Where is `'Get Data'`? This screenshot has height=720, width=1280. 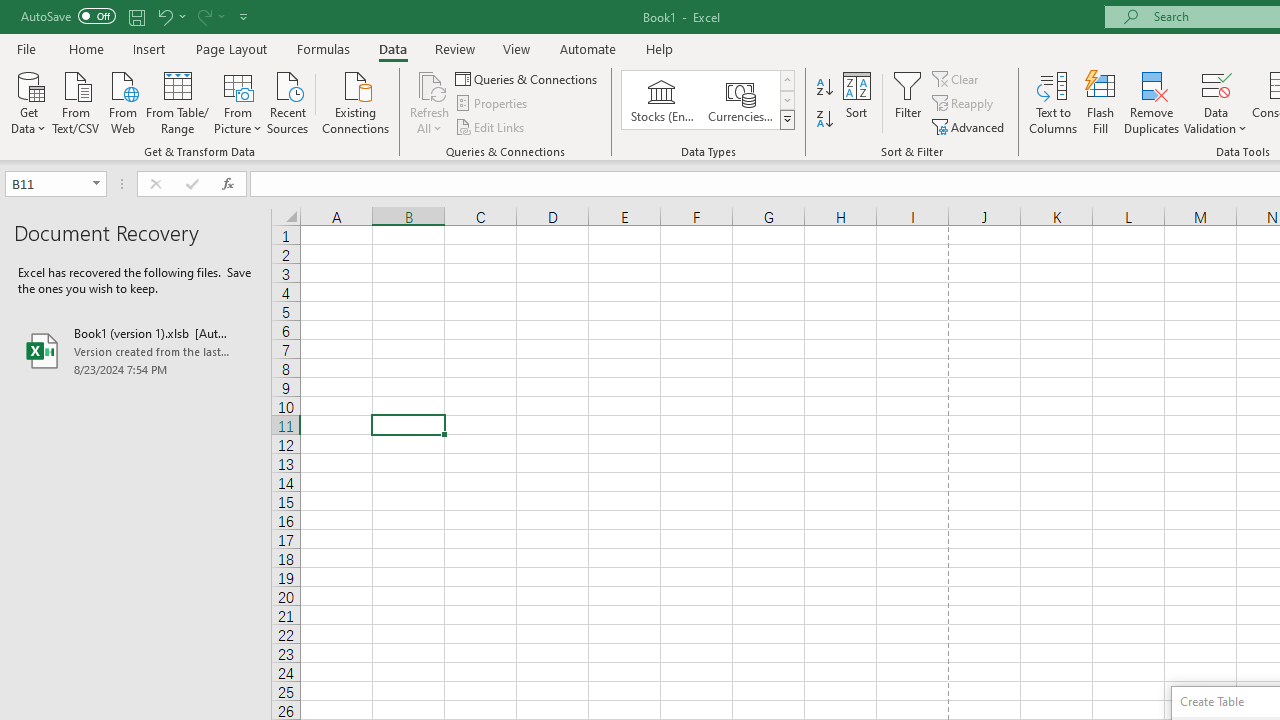 'Get Data' is located at coordinates (28, 101).